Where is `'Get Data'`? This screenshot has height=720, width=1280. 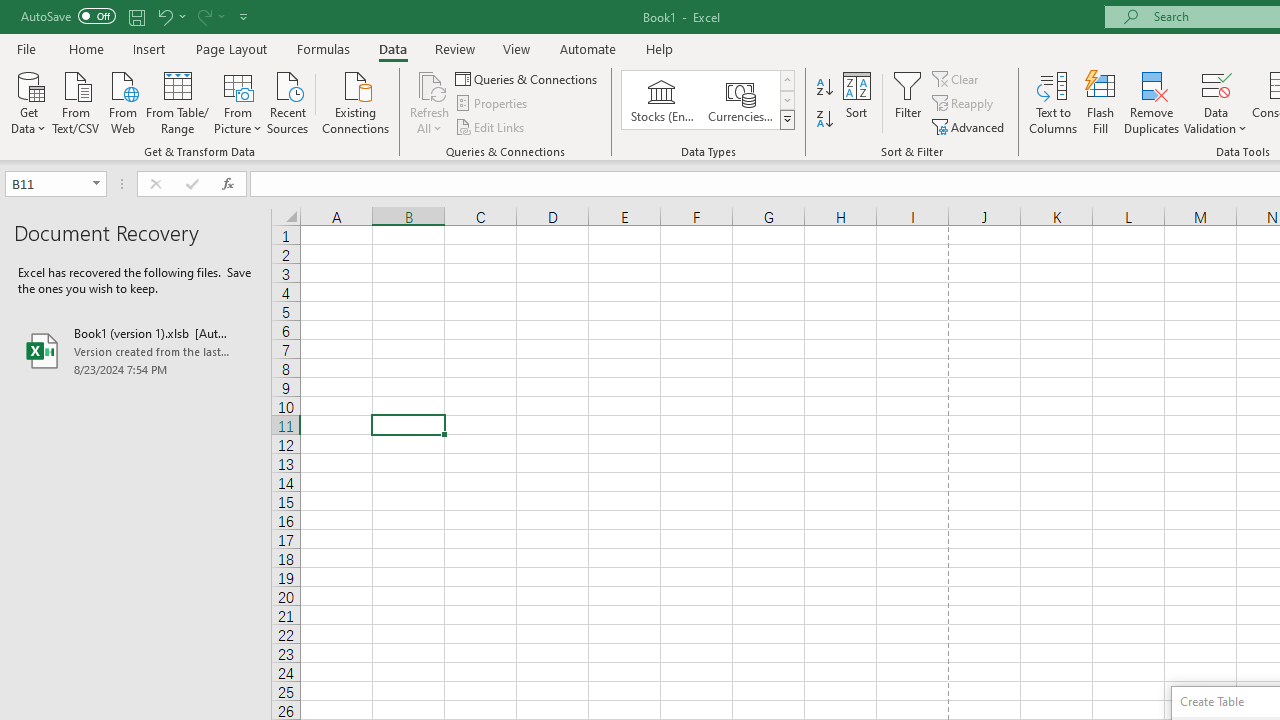 'Get Data' is located at coordinates (28, 101).